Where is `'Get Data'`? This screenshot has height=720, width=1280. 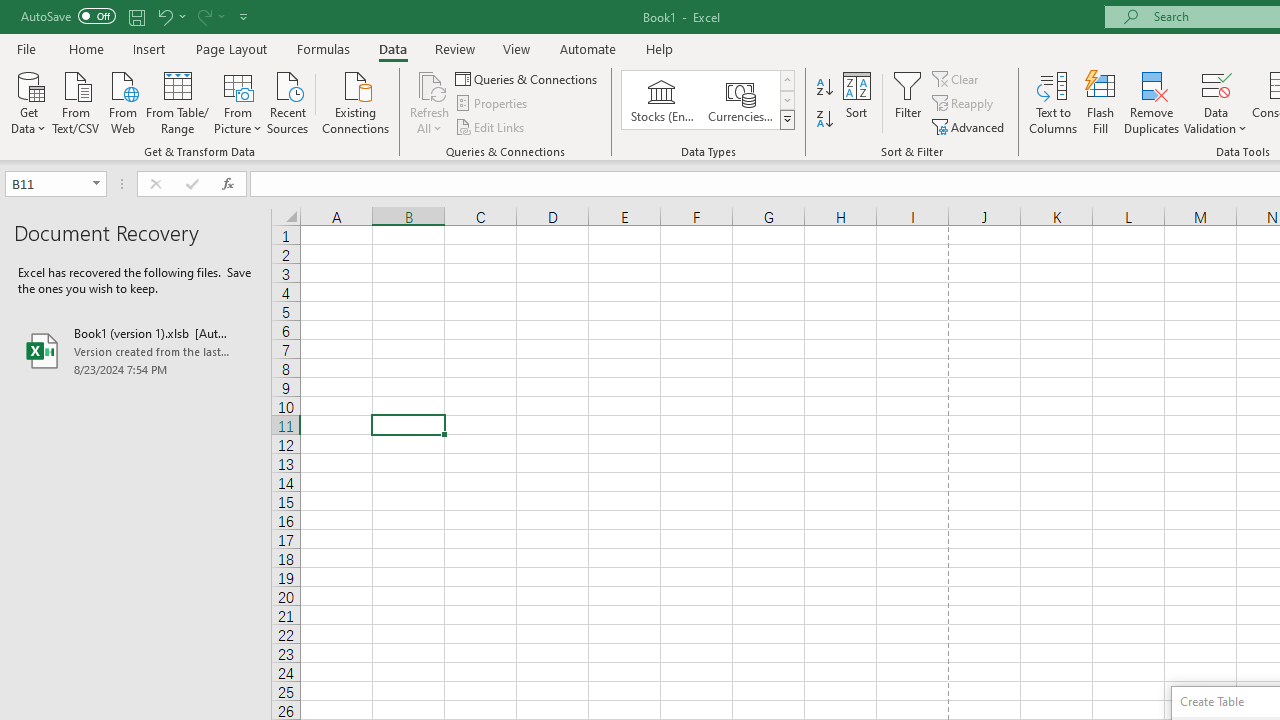 'Get Data' is located at coordinates (28, 101).